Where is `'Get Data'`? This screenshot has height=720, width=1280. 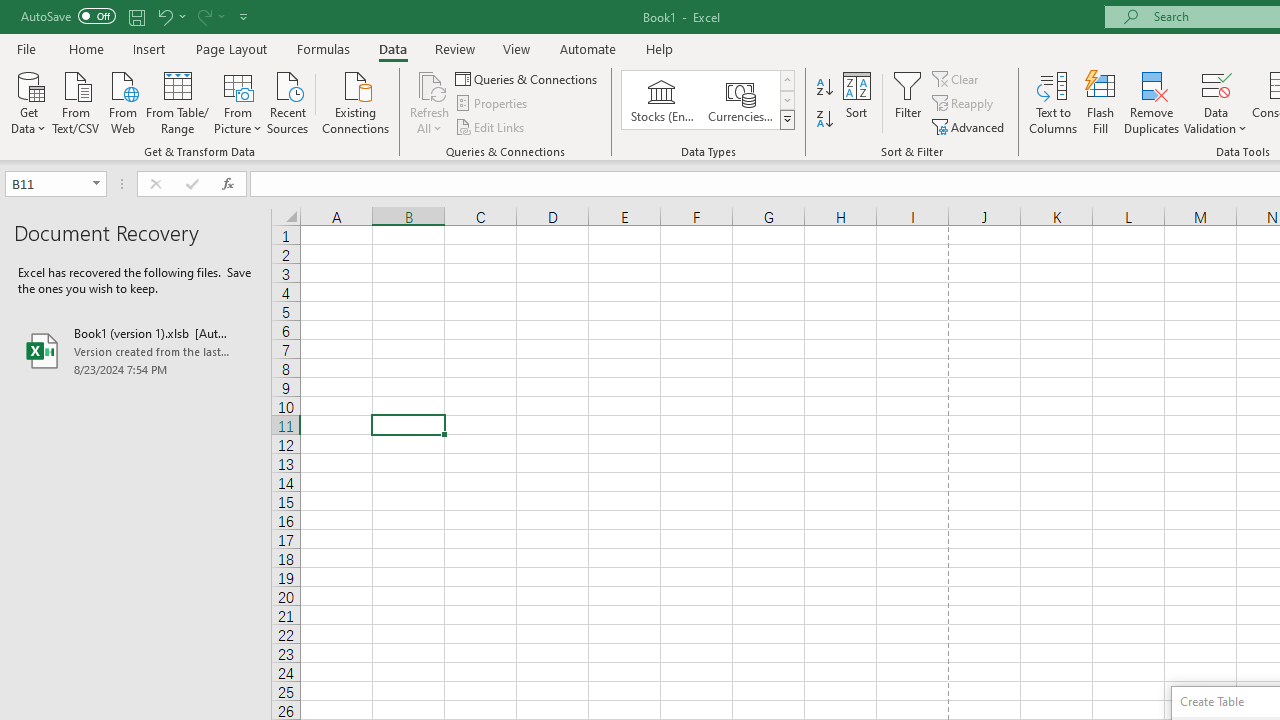 'Get Data' is located at coordinates (28, 101).